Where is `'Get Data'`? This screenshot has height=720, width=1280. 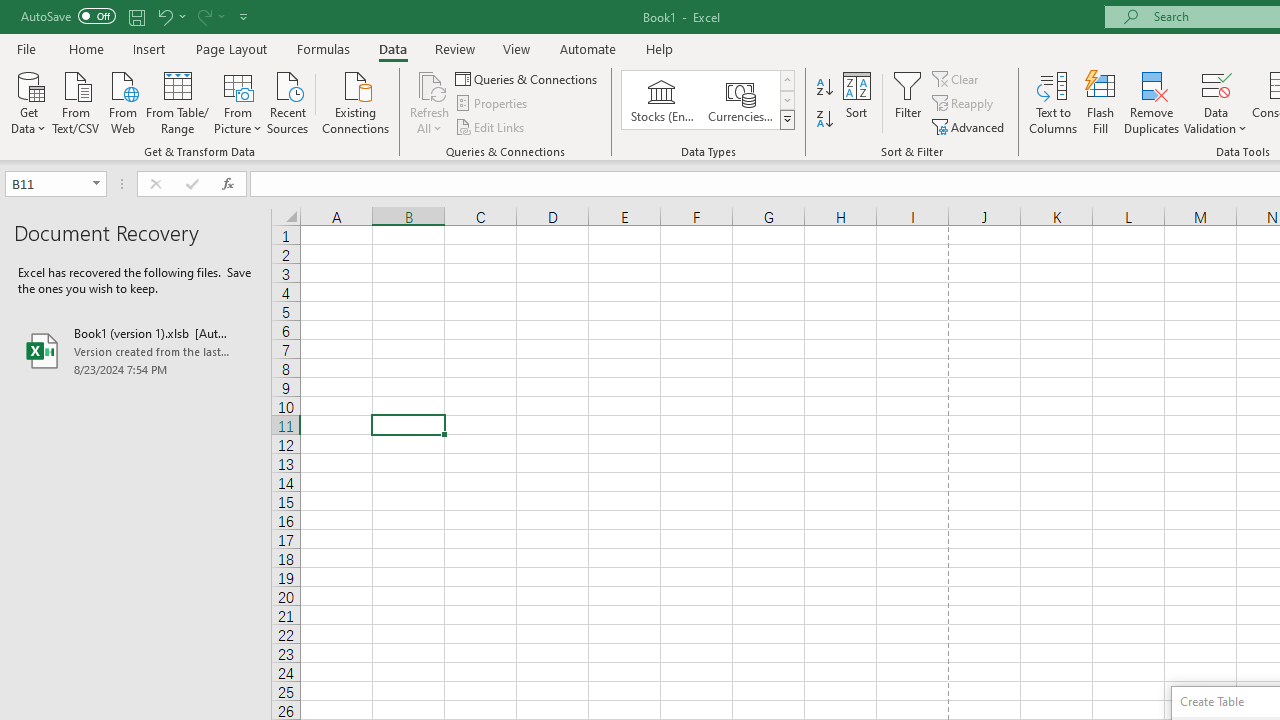 'Get Data' is located at coordinates (28, 101).